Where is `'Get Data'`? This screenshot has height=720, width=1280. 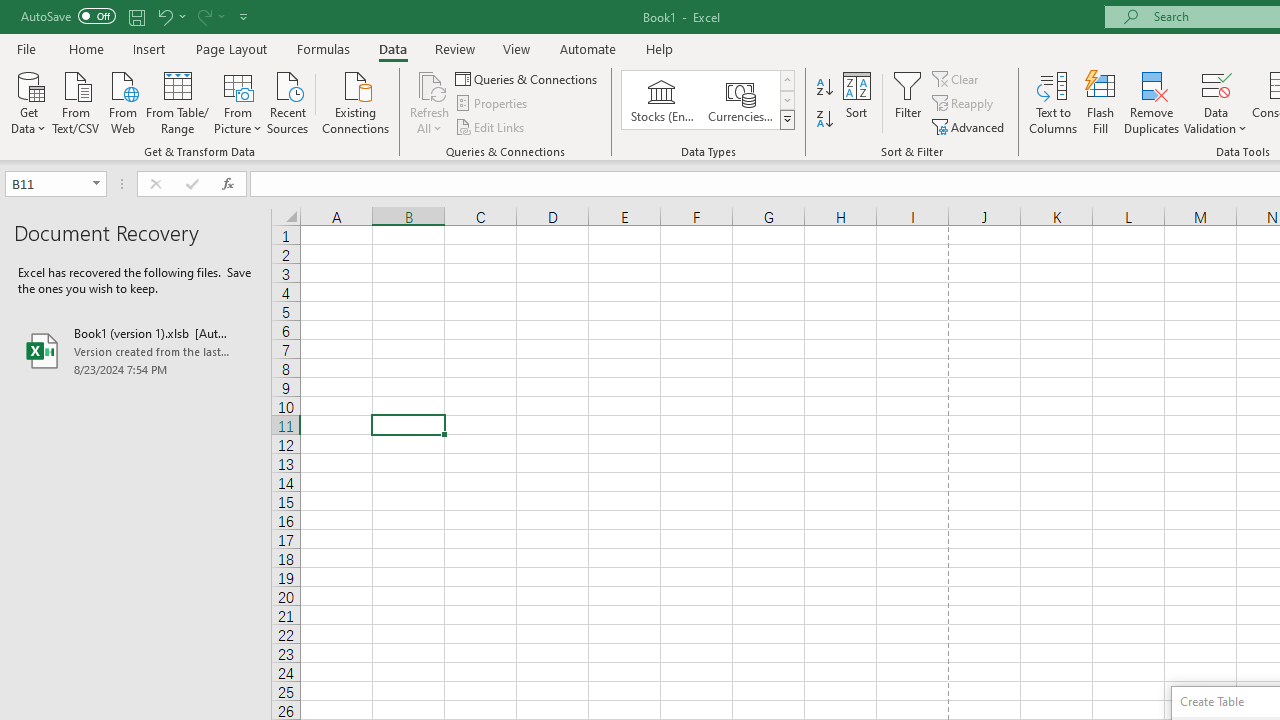 'Get Data' is located at coordinates (28, 101).